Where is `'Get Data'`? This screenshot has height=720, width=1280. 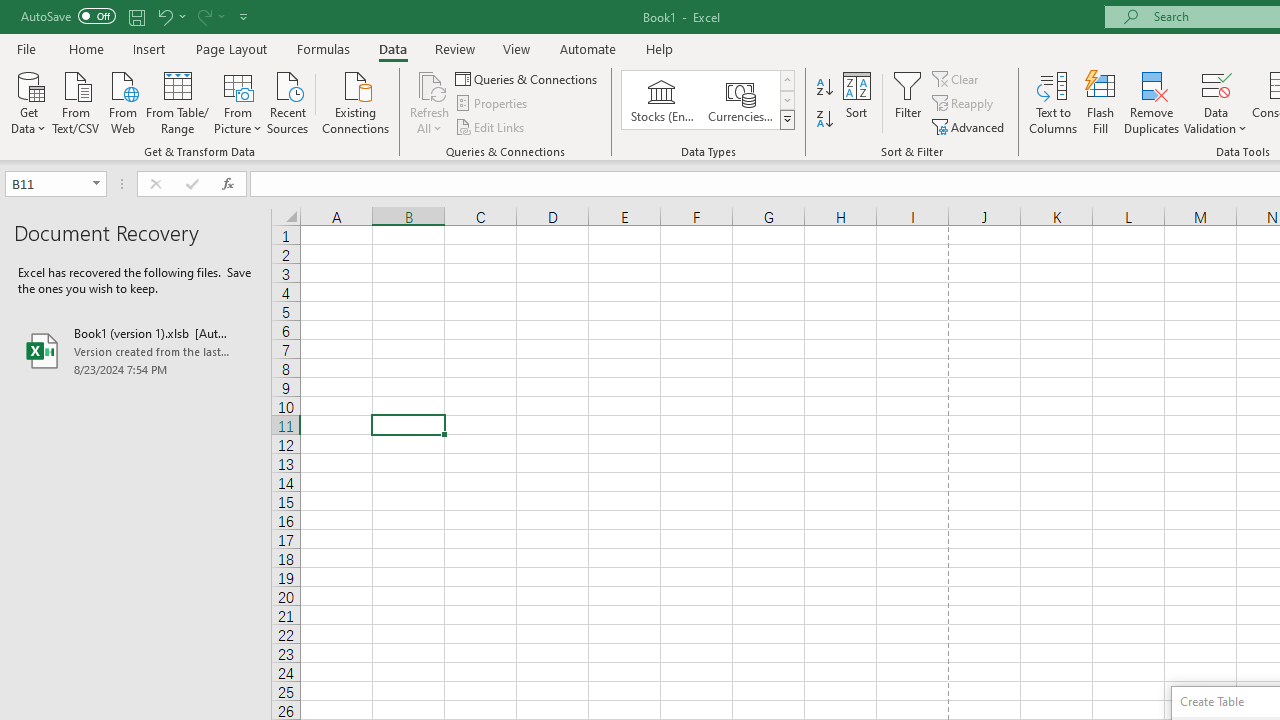 'Get Data' is located at coordinates (28, 101).